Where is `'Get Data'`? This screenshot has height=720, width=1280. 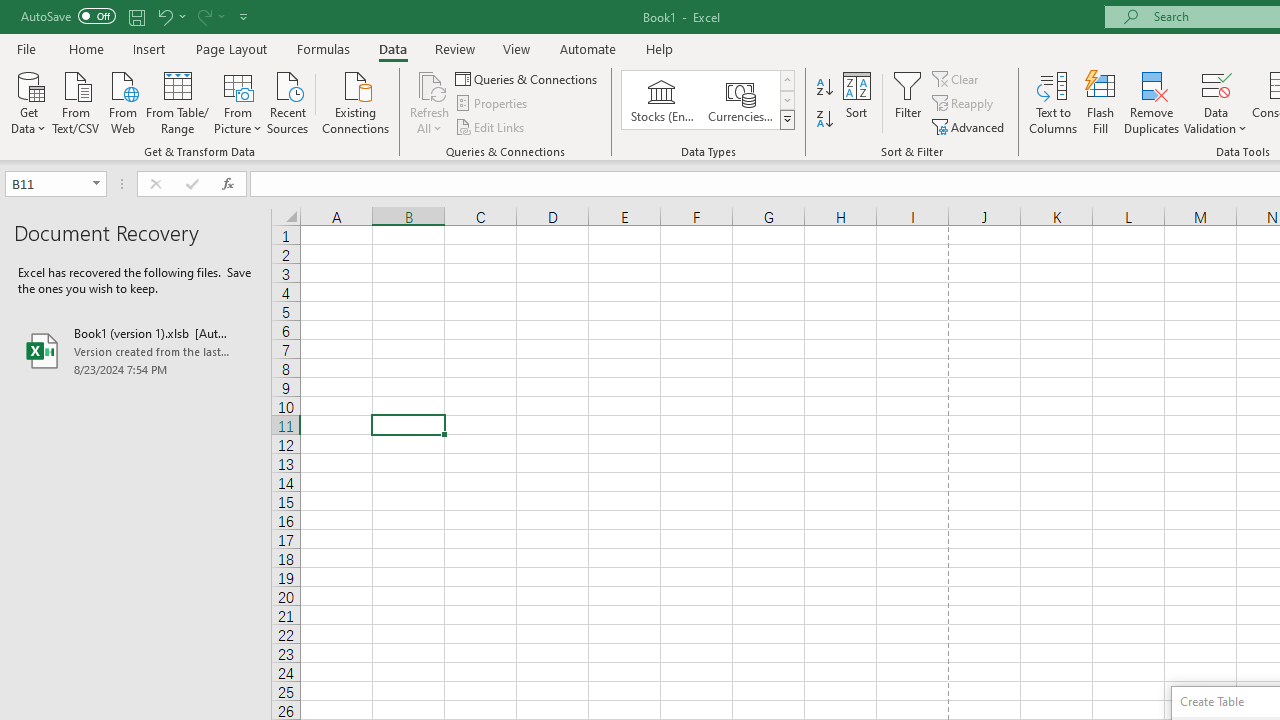 'Get Data' is located at coordinates (28, 101).